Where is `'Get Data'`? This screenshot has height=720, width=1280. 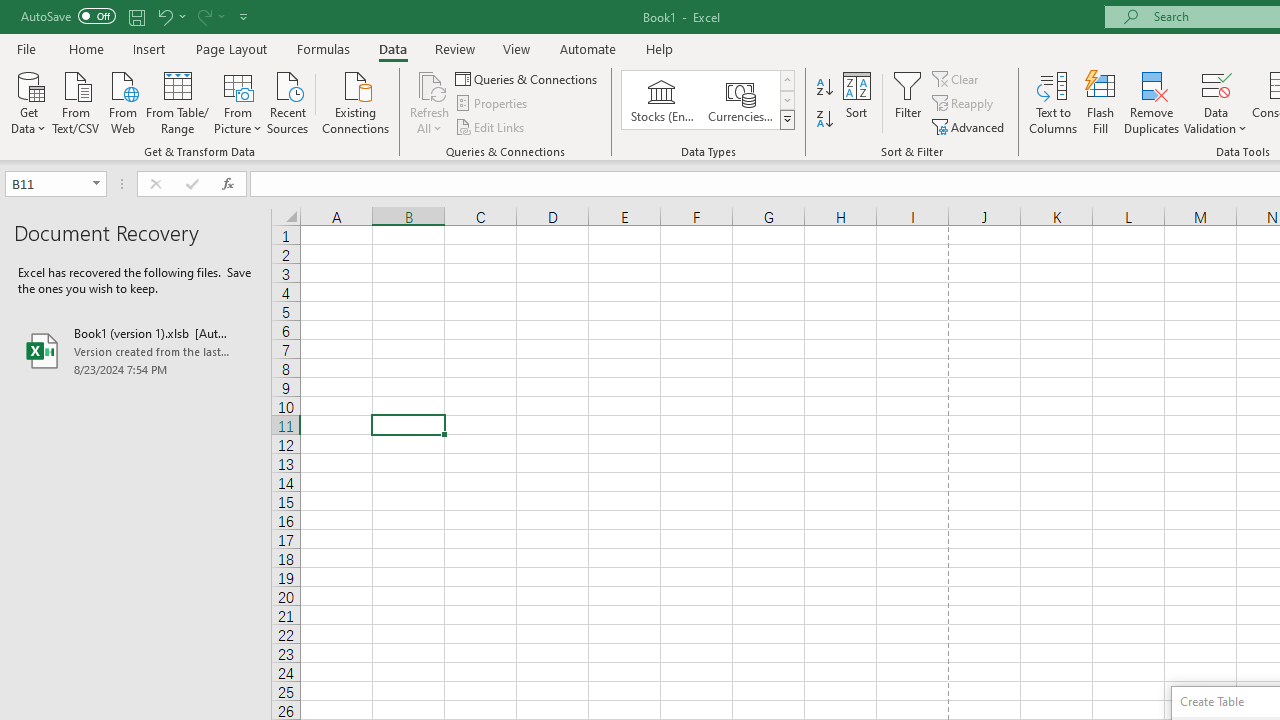 'Get Data' is located at coordinates (28, 101).